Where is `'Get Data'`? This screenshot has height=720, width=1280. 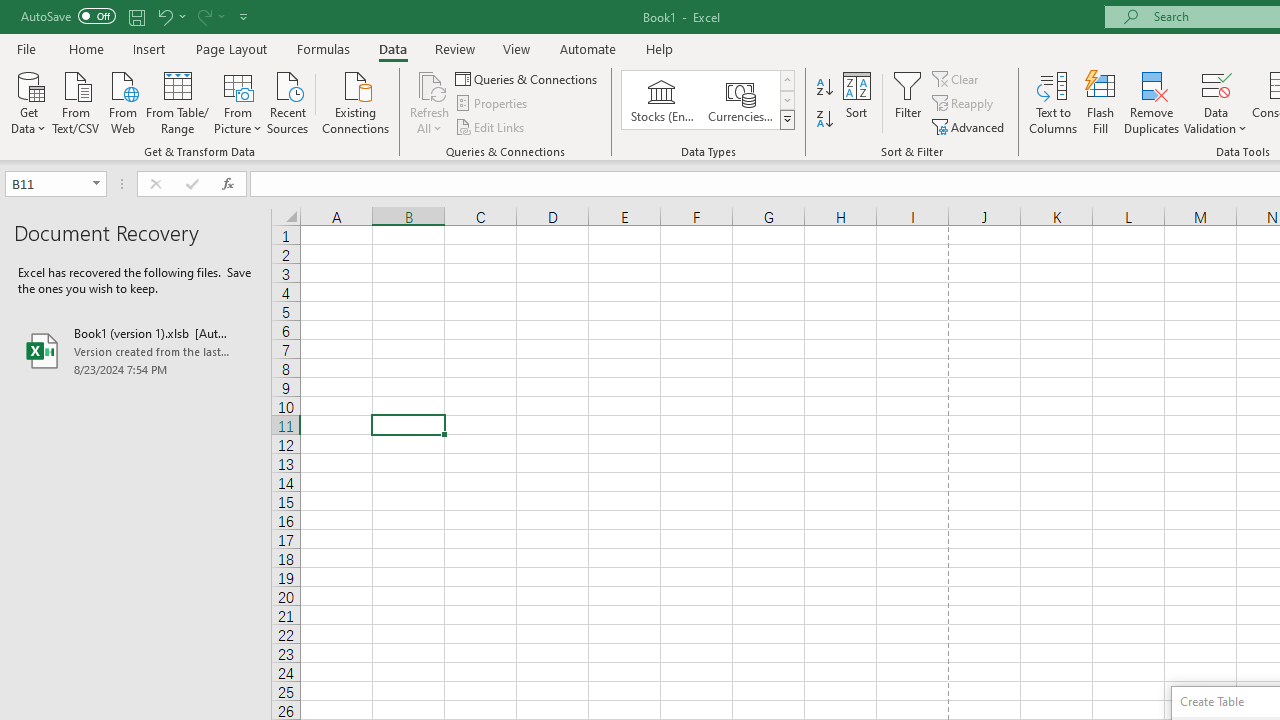 'Get Data' is located at coordinates (28, 101).